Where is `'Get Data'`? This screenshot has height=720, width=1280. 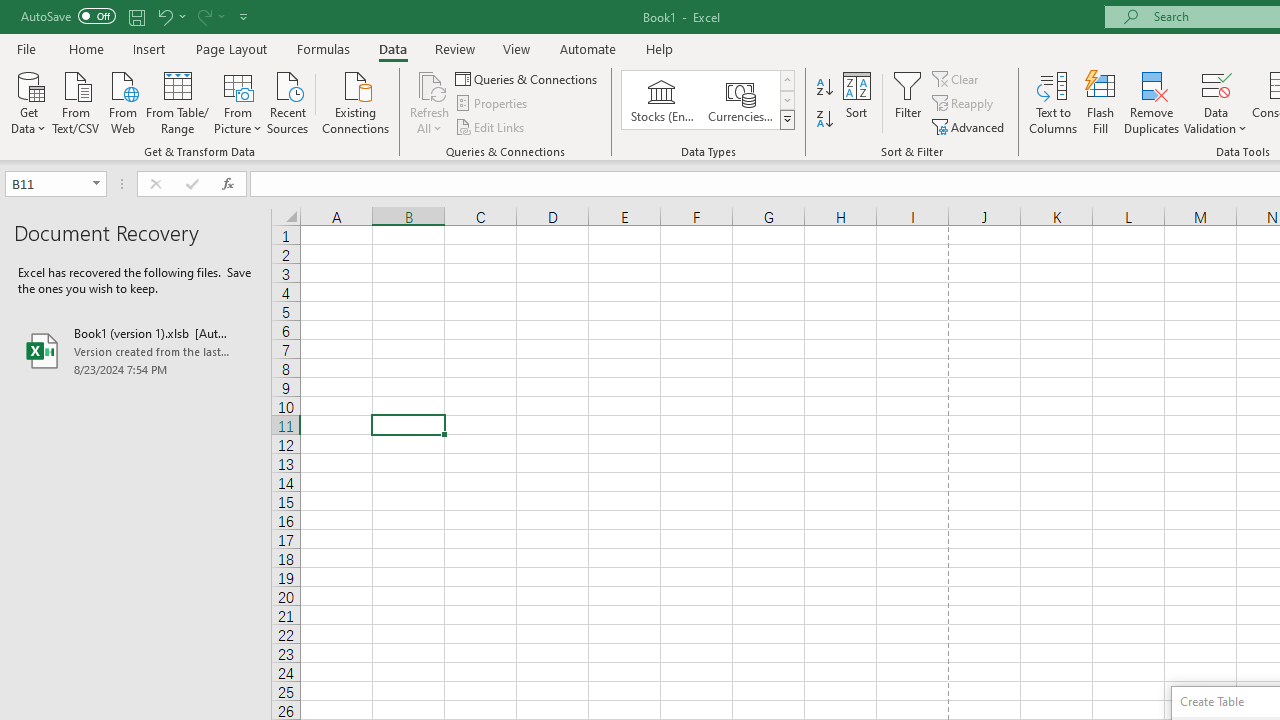 'Get Data' is located at coordinates (28, 101).